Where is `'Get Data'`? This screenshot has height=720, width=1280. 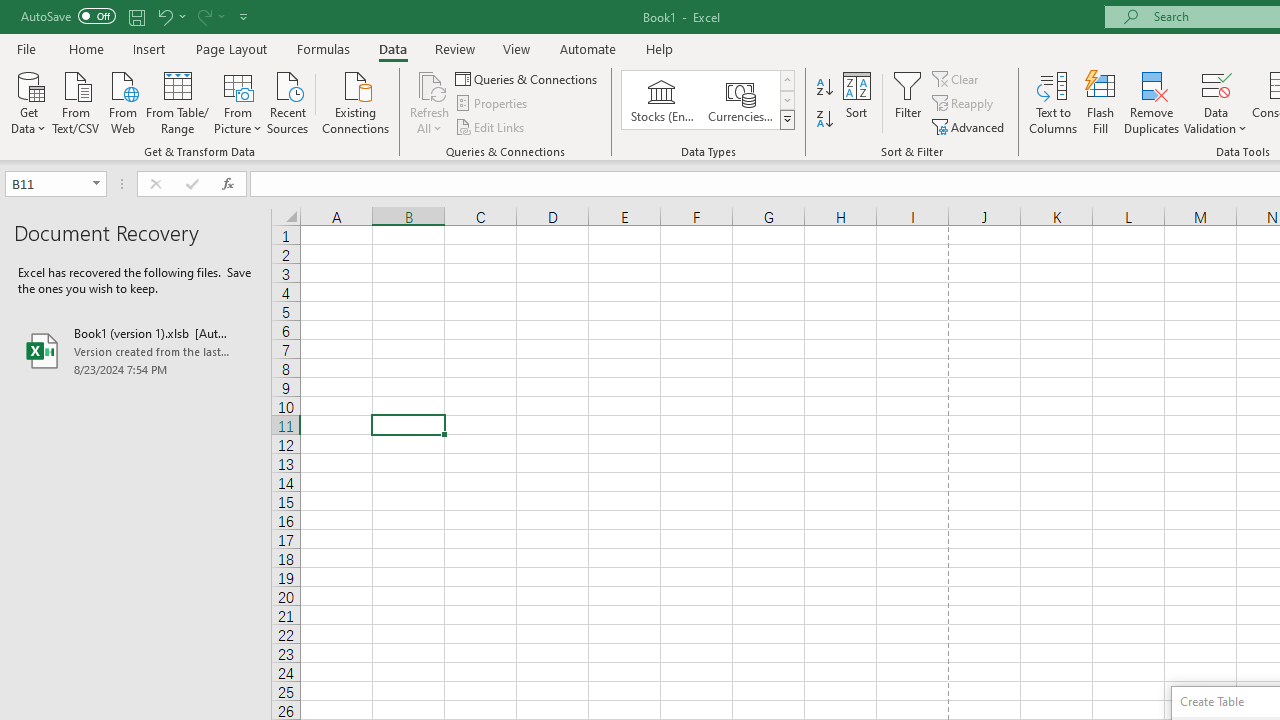 'Get Data' is located at coordinates (28, 101).